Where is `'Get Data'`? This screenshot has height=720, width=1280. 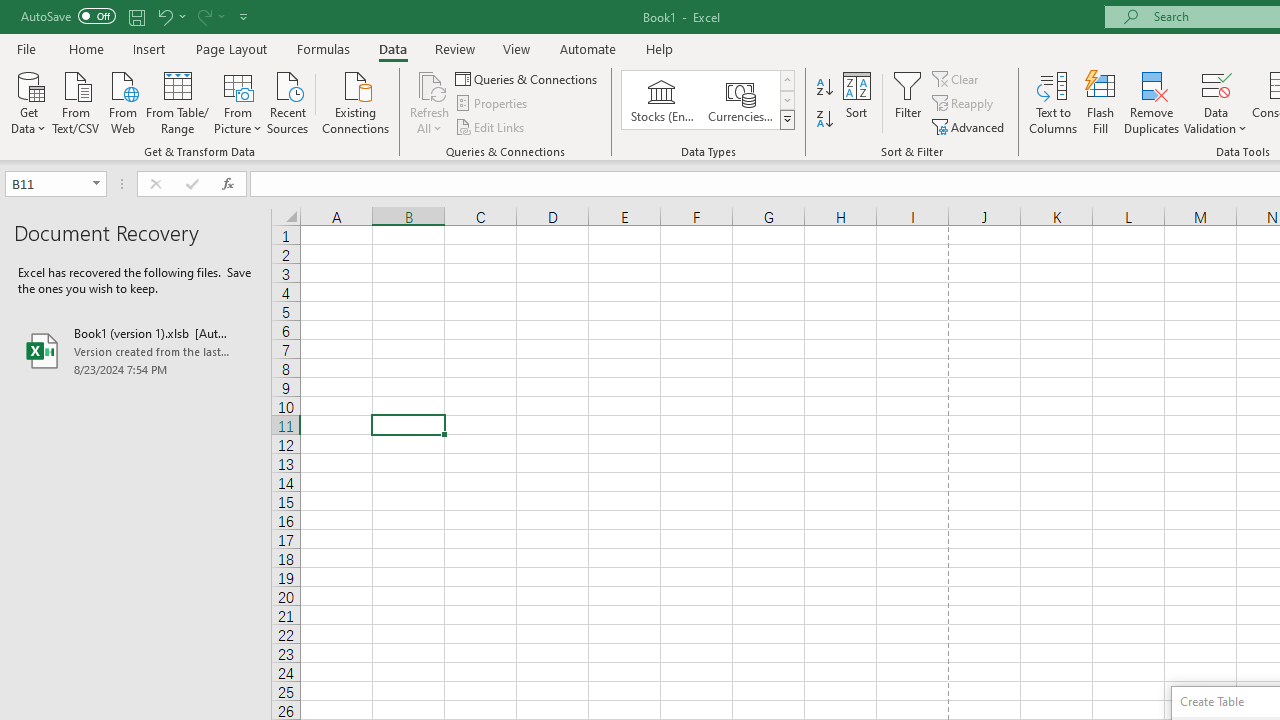 'Get Data' is located at coordinates (28, 101).